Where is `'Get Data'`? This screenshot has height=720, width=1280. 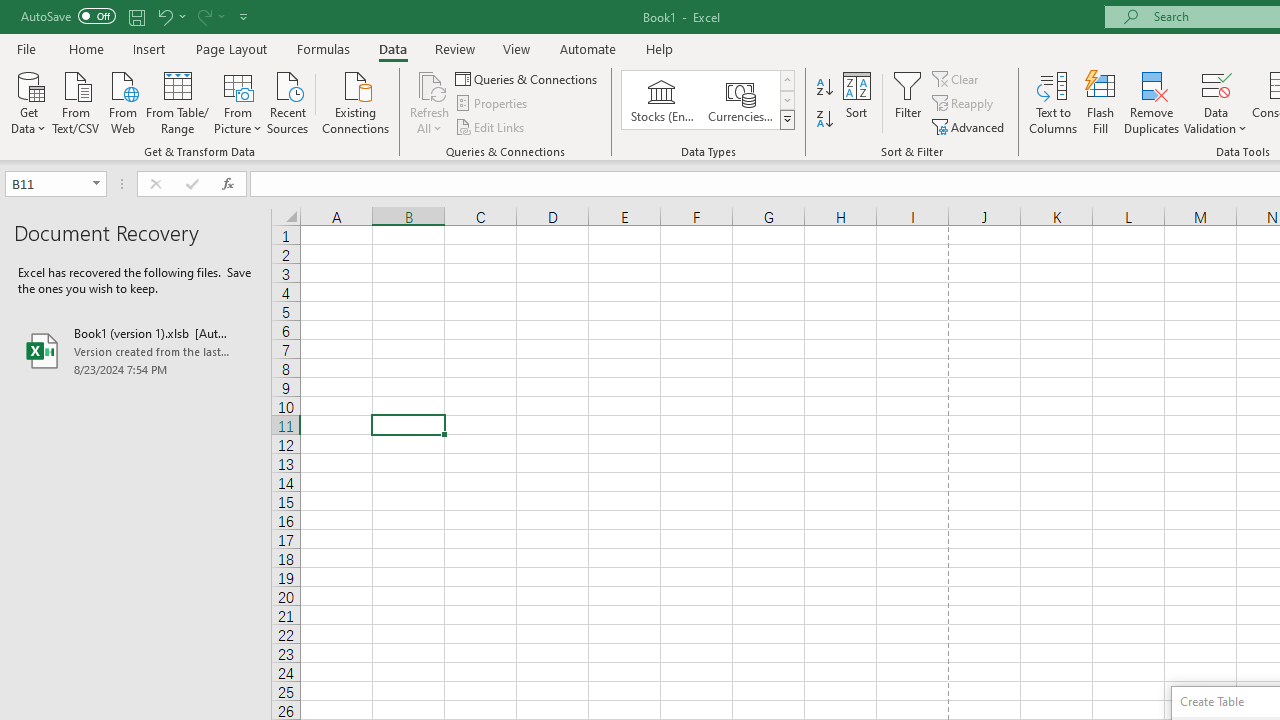 'Get Data' is located at coordinates (28, 101).